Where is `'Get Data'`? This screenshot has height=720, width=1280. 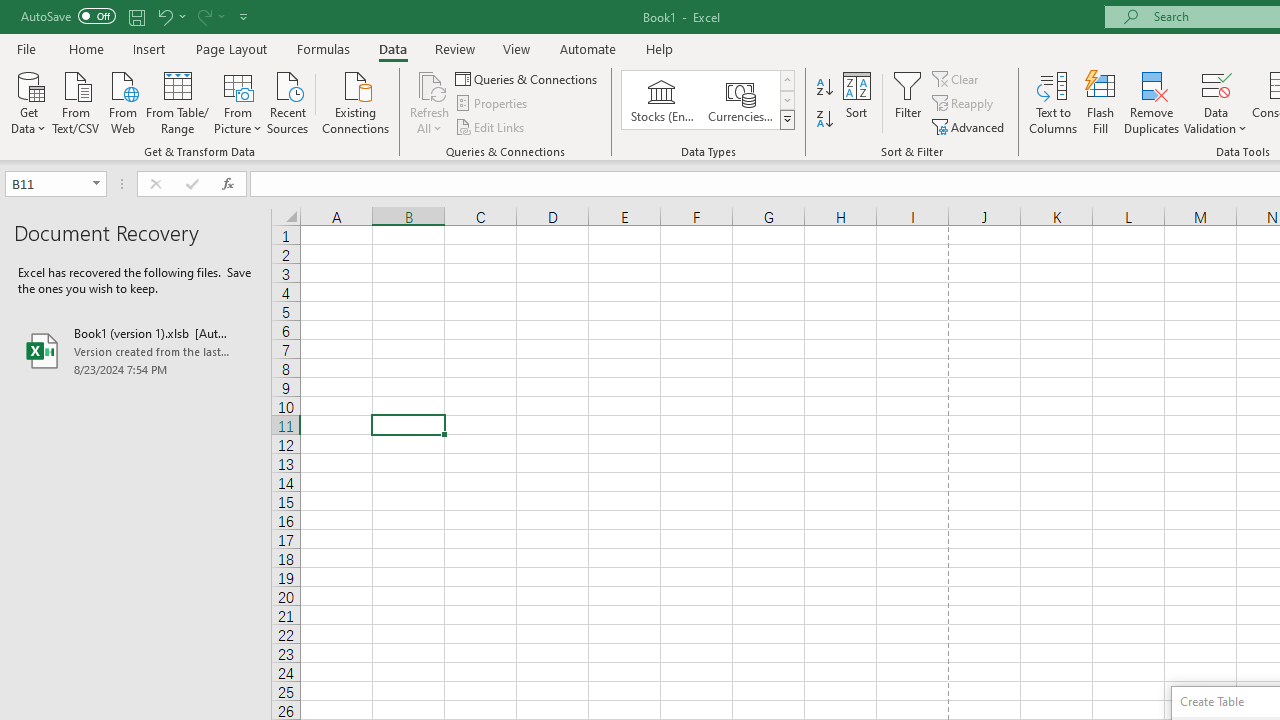 'Get Data' is located at coordinates (28, 101).